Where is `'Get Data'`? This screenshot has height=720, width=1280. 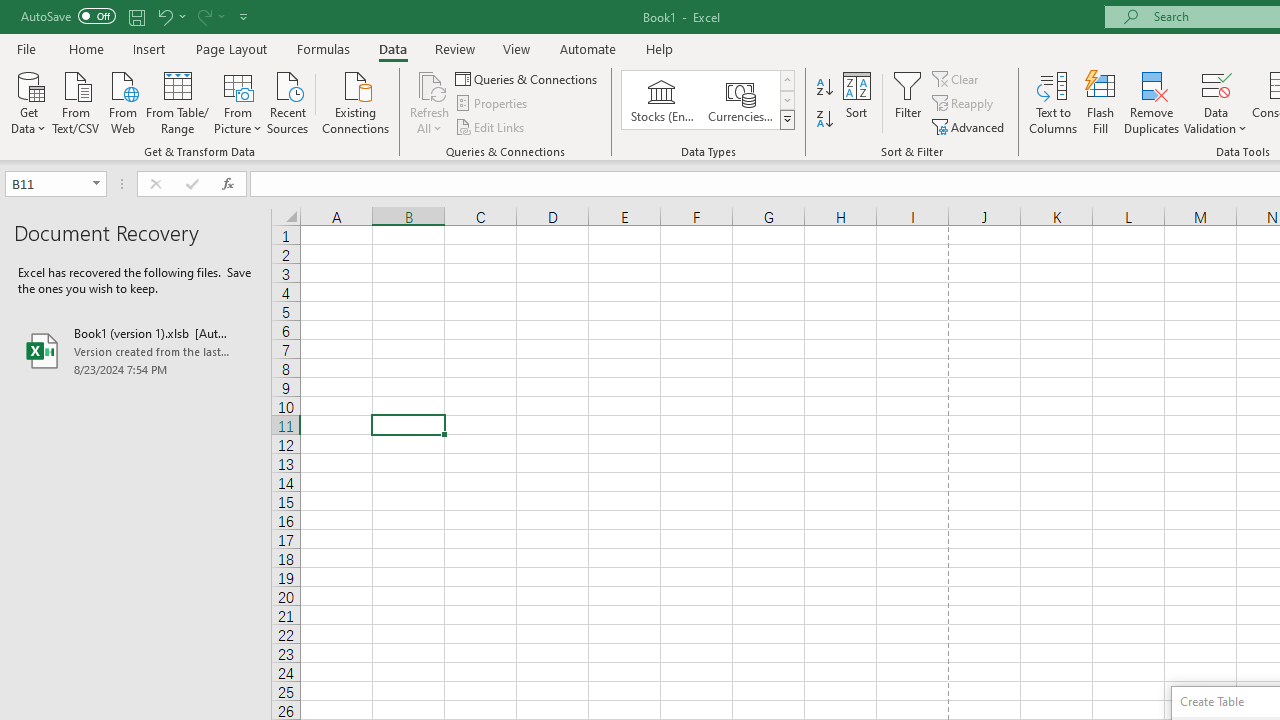 'Get Data' is located at coordinates (28, 101).